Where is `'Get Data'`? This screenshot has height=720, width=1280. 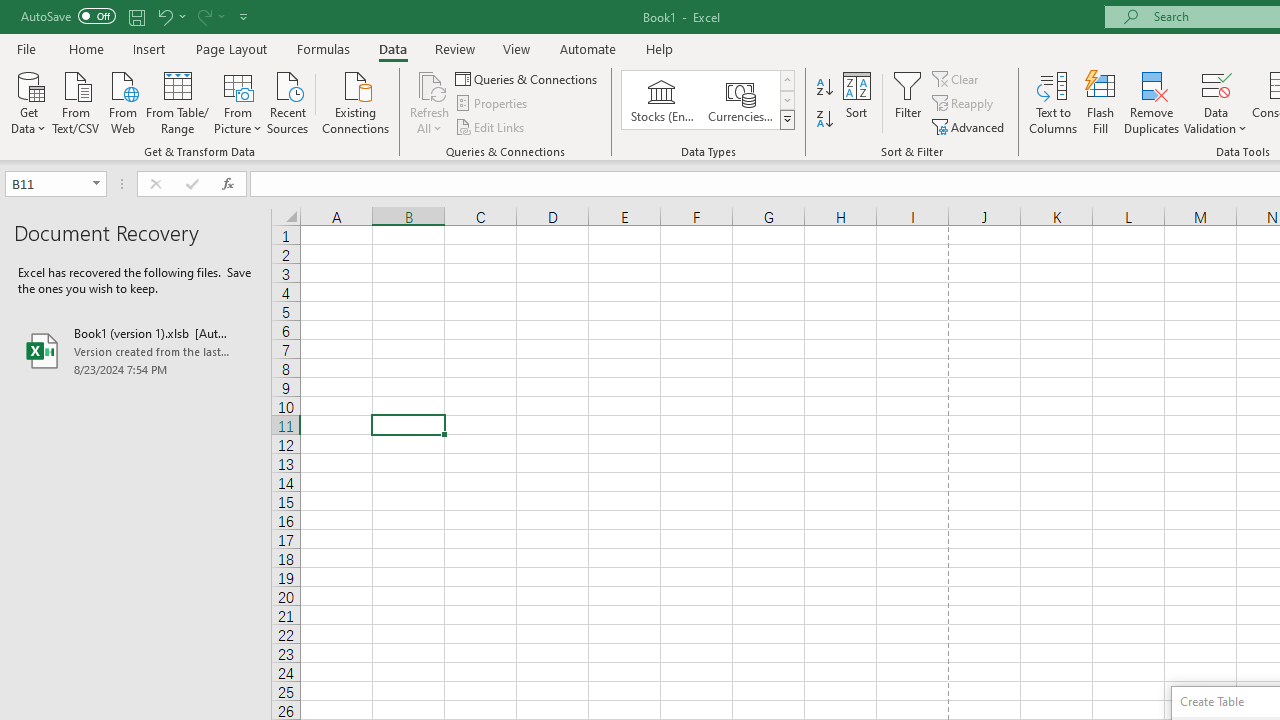 'Get Data' is located at coordinates (28, 101).